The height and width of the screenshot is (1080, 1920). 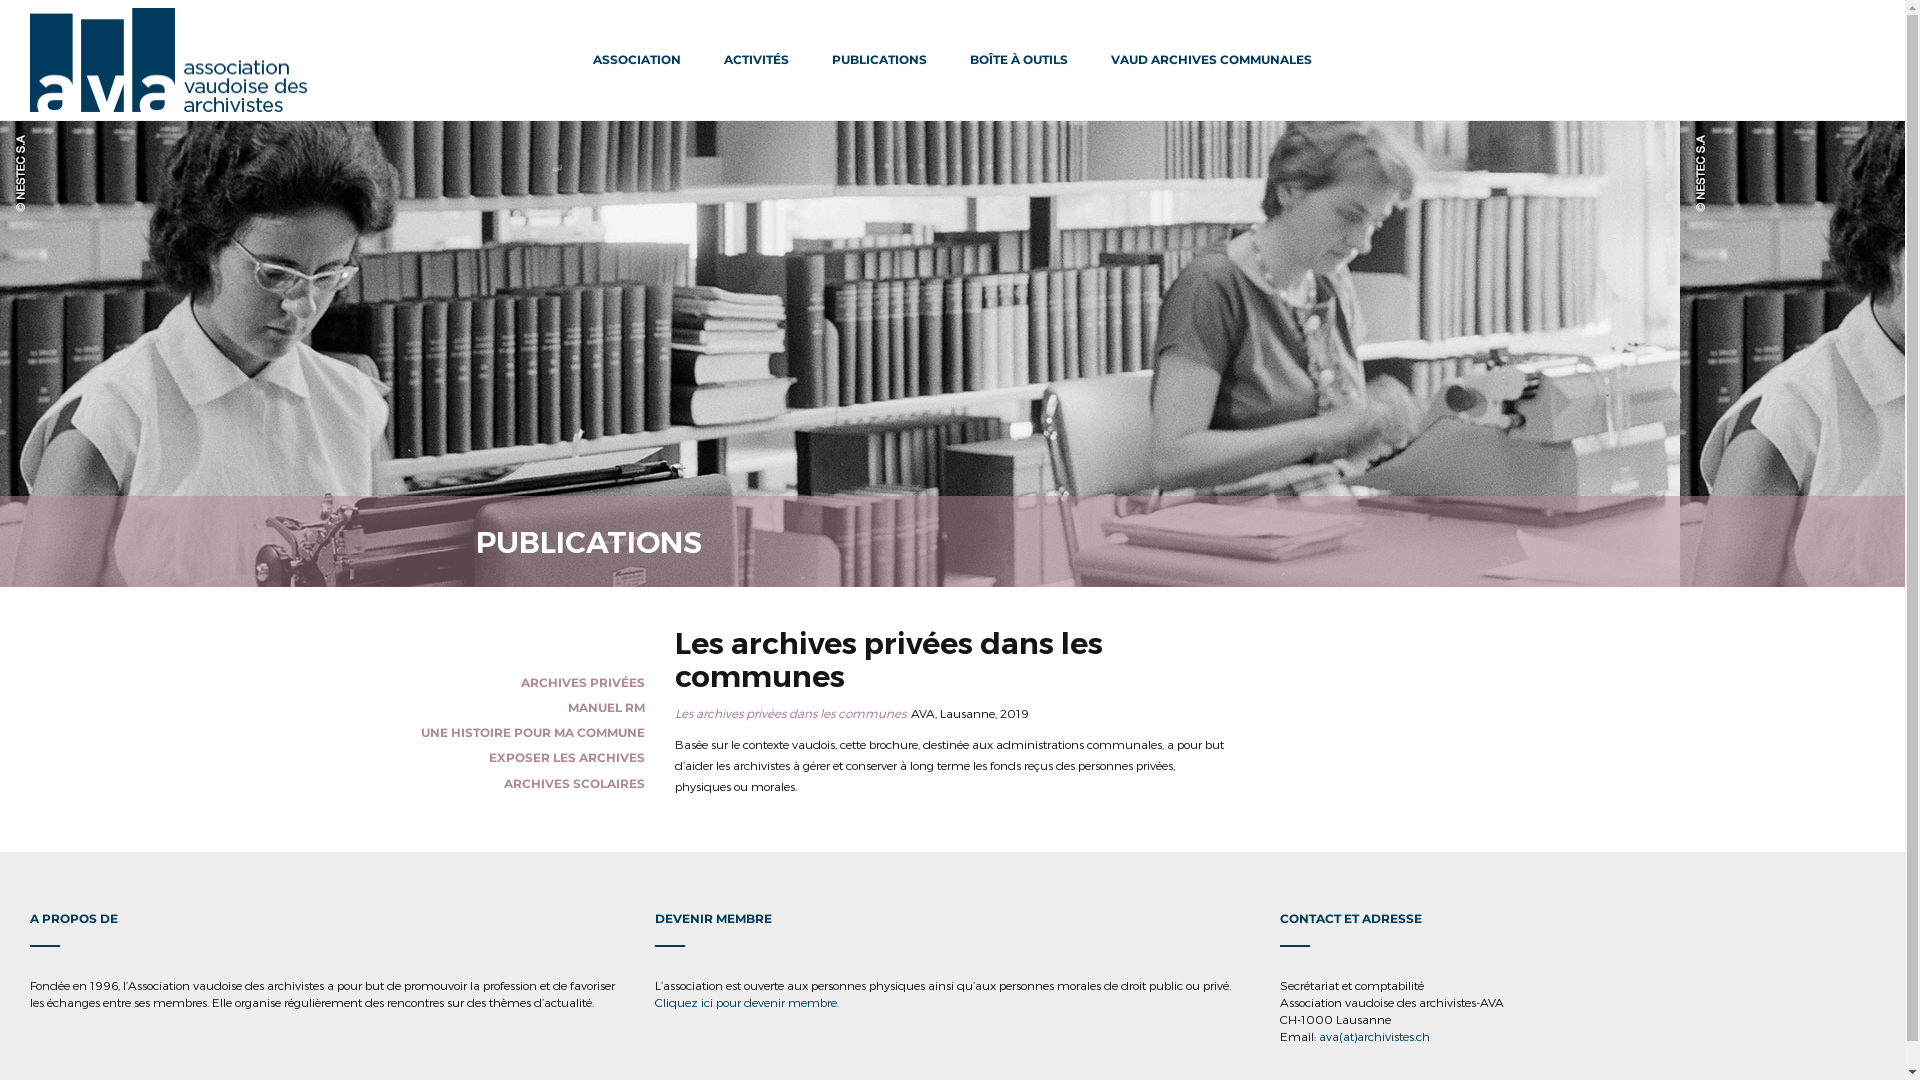 What do you see at coordinates (1373, 1035) in the screenshot?
I see `'ava(at)archivistes.ch'` at bounding box center [1373, 1035].